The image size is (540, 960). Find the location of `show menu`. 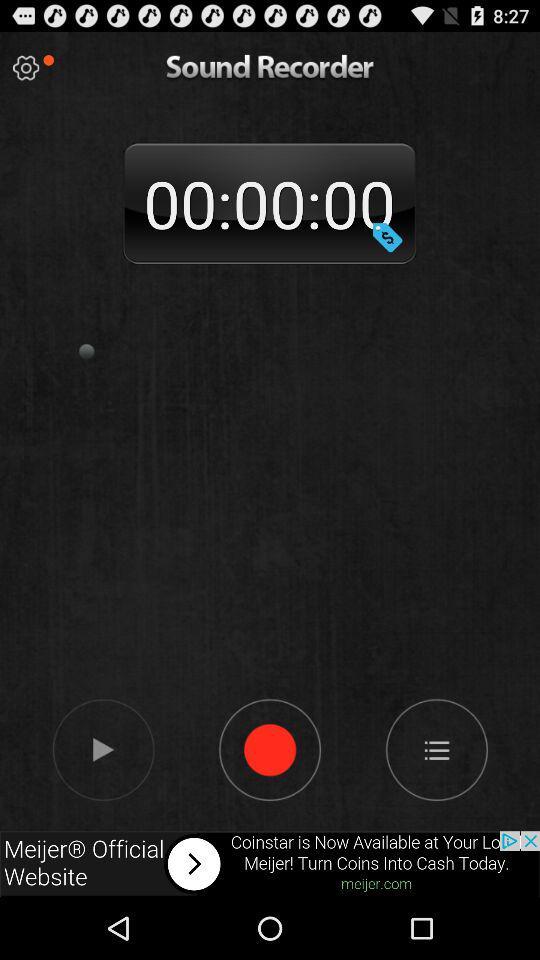

show menu is located at coordinates (435, 748).